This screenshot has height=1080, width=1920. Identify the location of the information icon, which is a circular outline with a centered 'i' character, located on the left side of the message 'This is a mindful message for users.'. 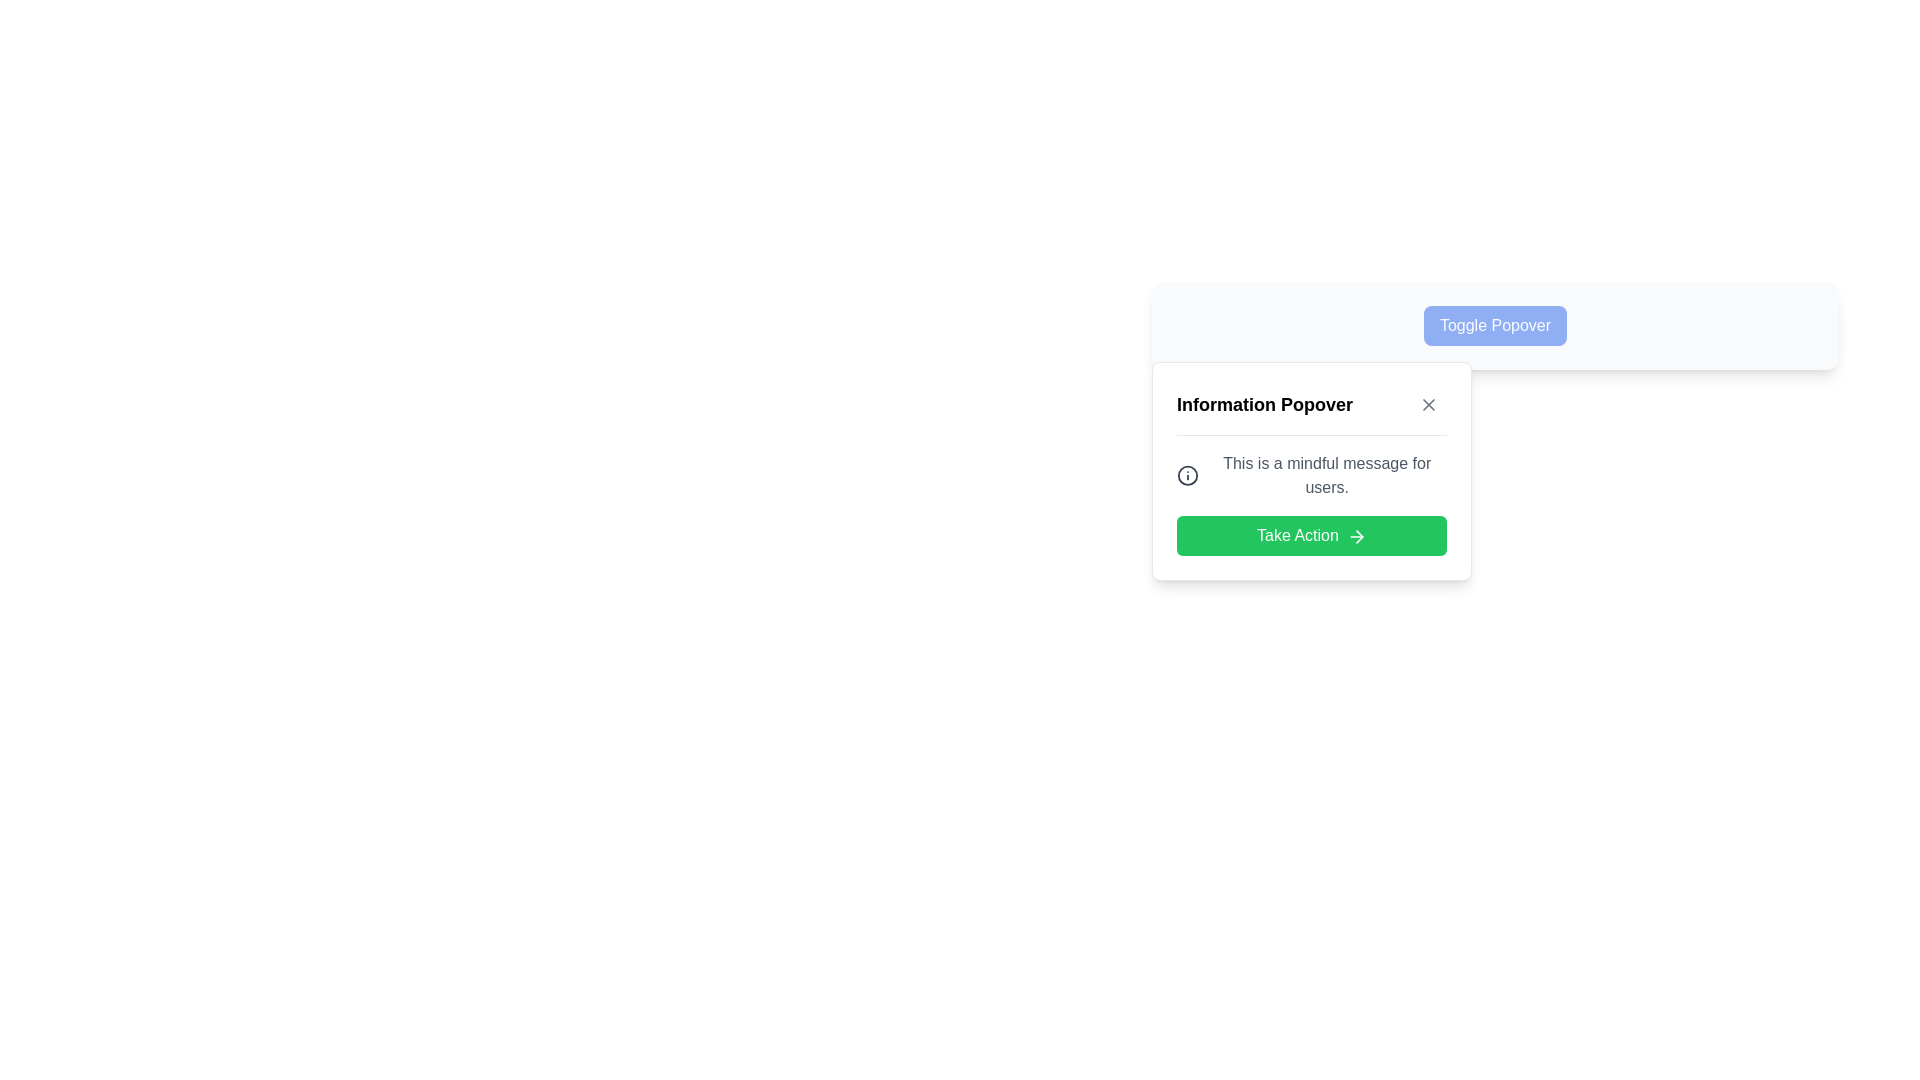
(1188, 475).